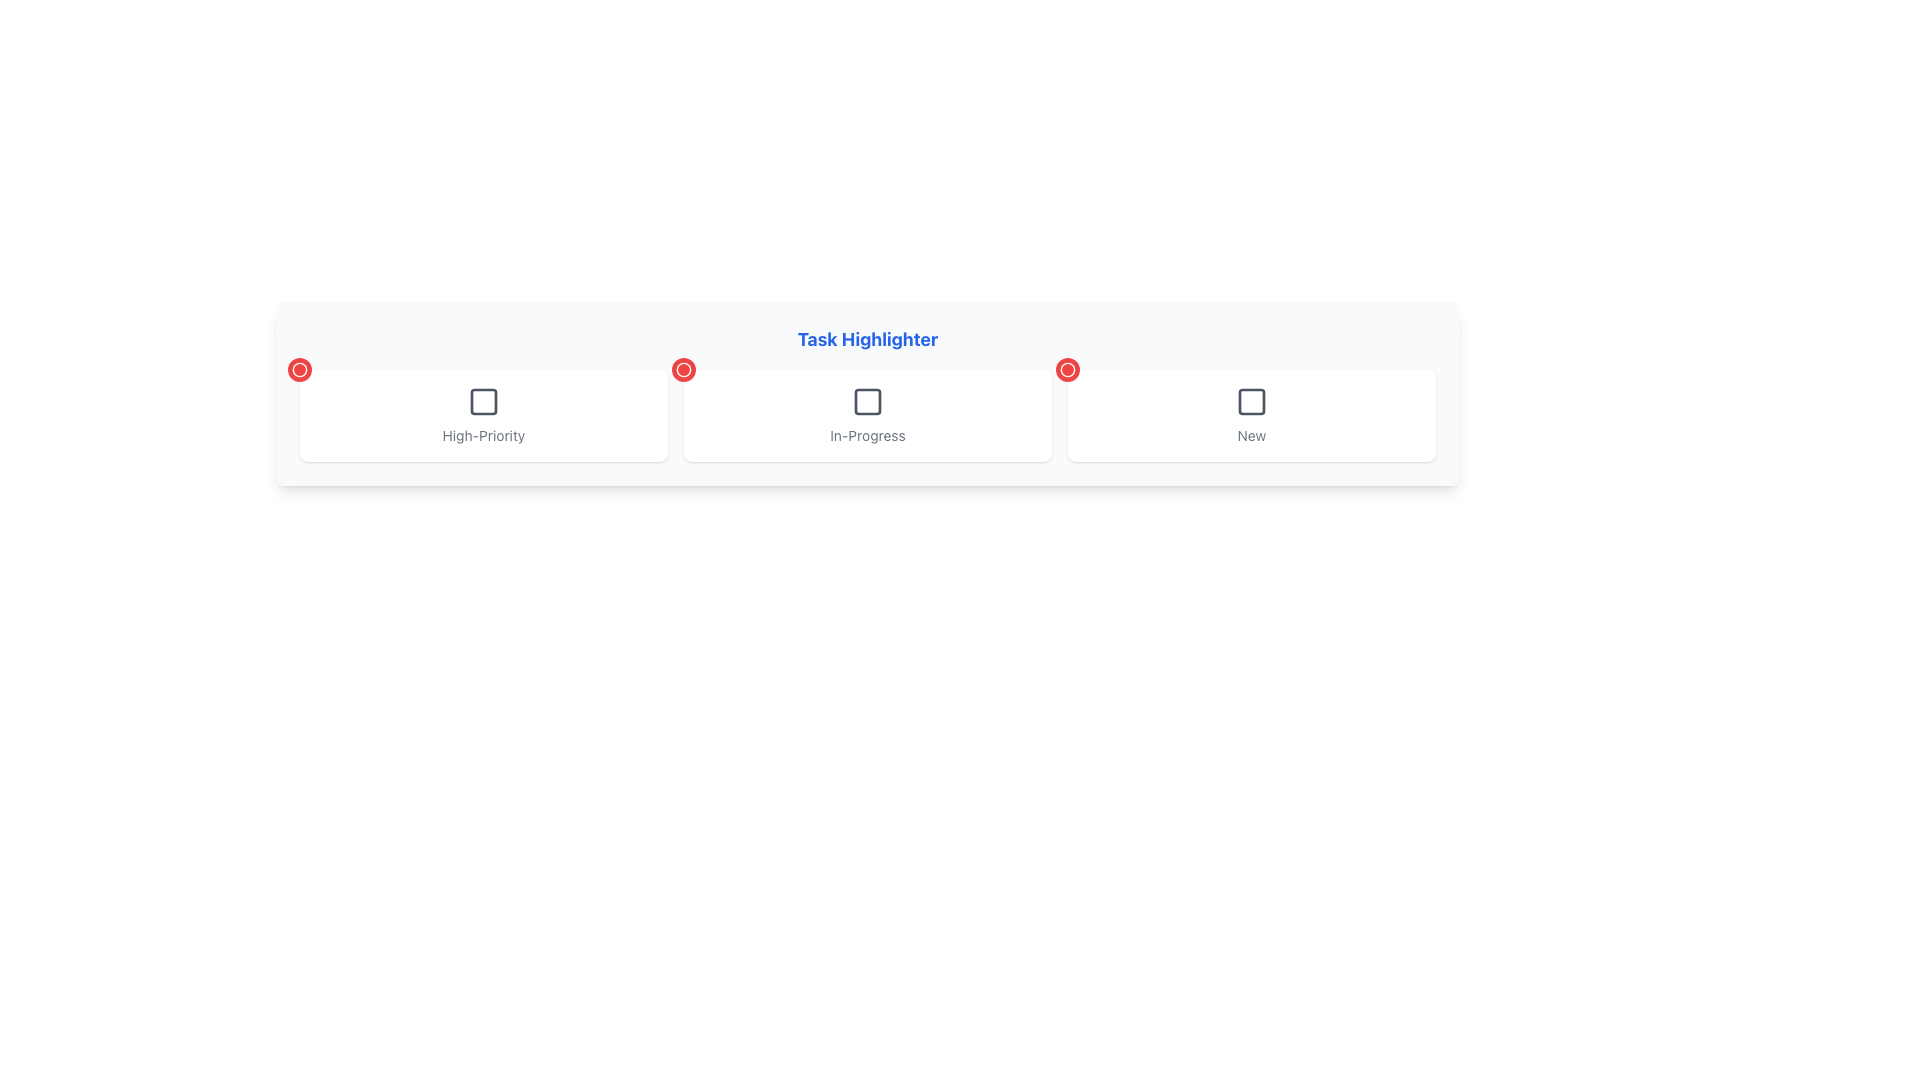 This screenshot has width=1920, height=1080. I want to click on text from the title label at the top of the 'Task Highlighter' interface, which indicates the purpose of the section below it, so click(868, 338).